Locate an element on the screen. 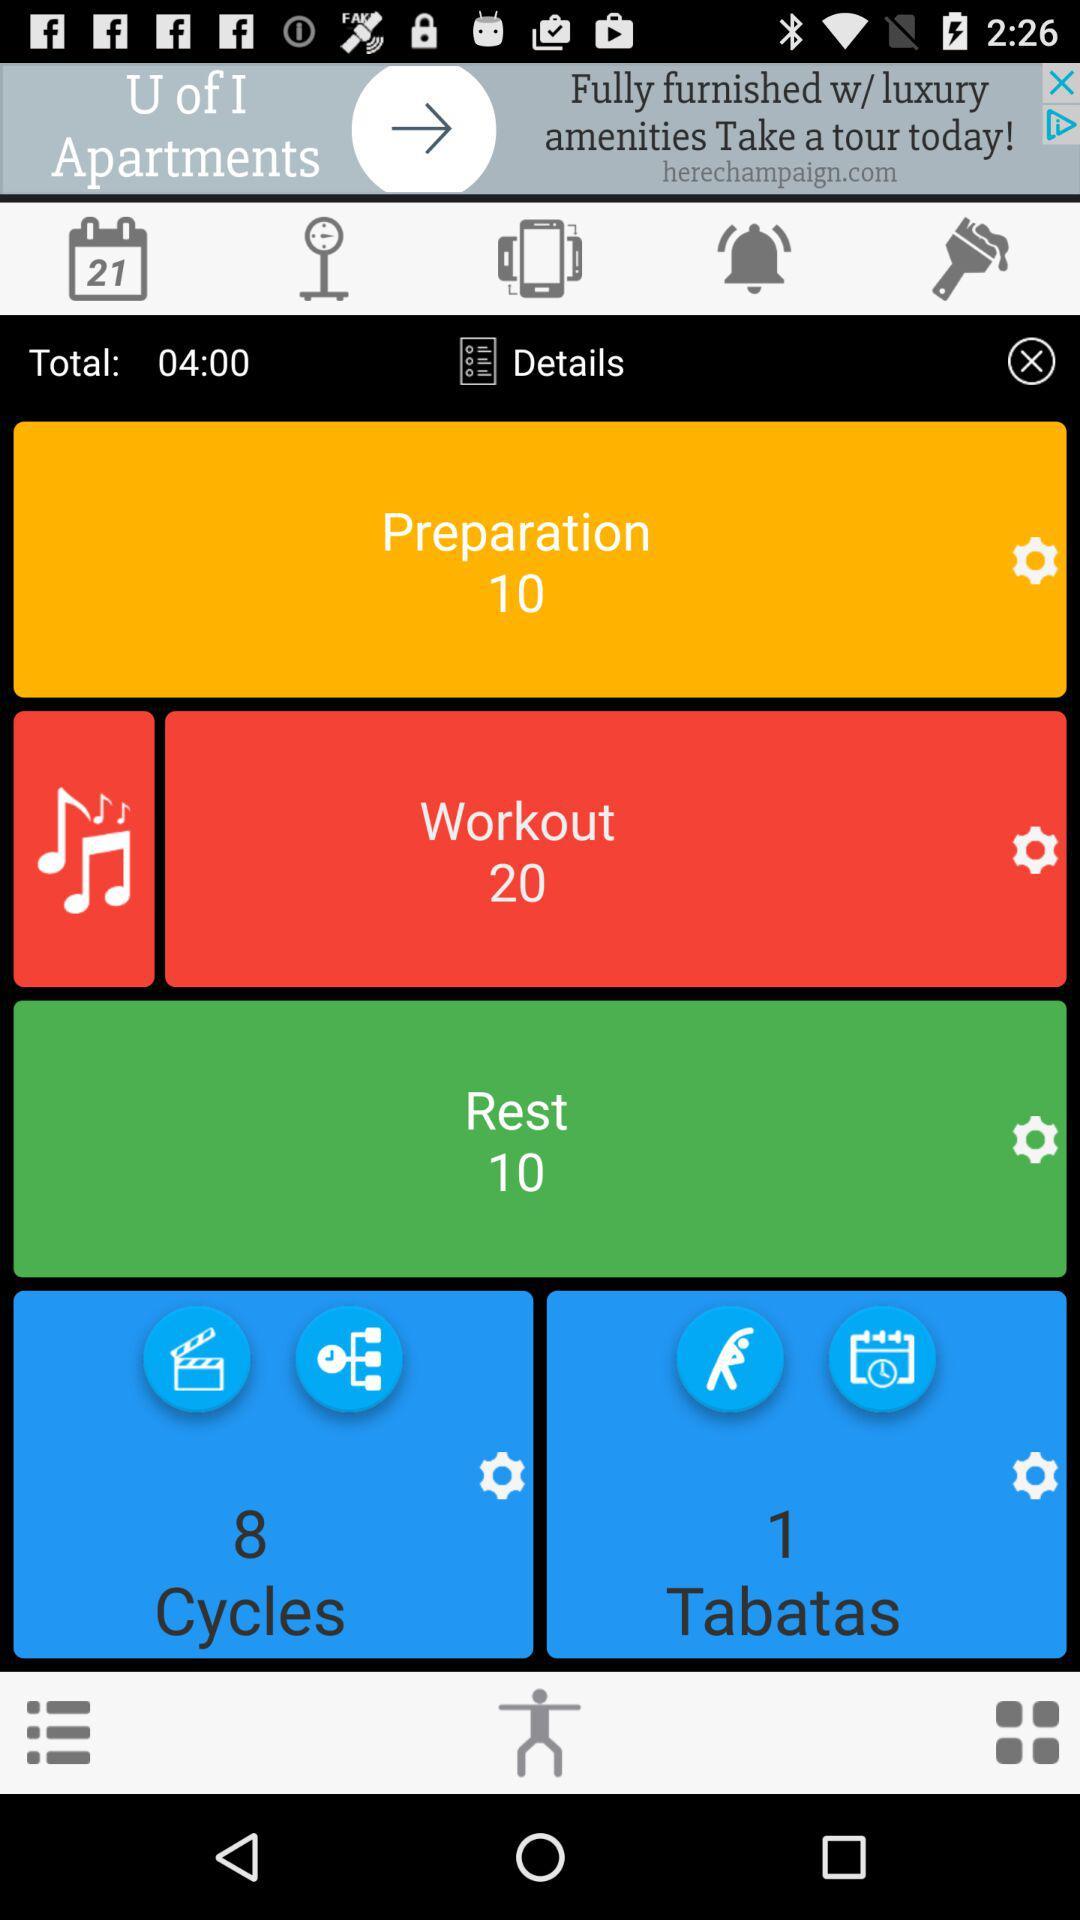 The image size is (1080, 1920). change date is located at coordinates (108, 257).